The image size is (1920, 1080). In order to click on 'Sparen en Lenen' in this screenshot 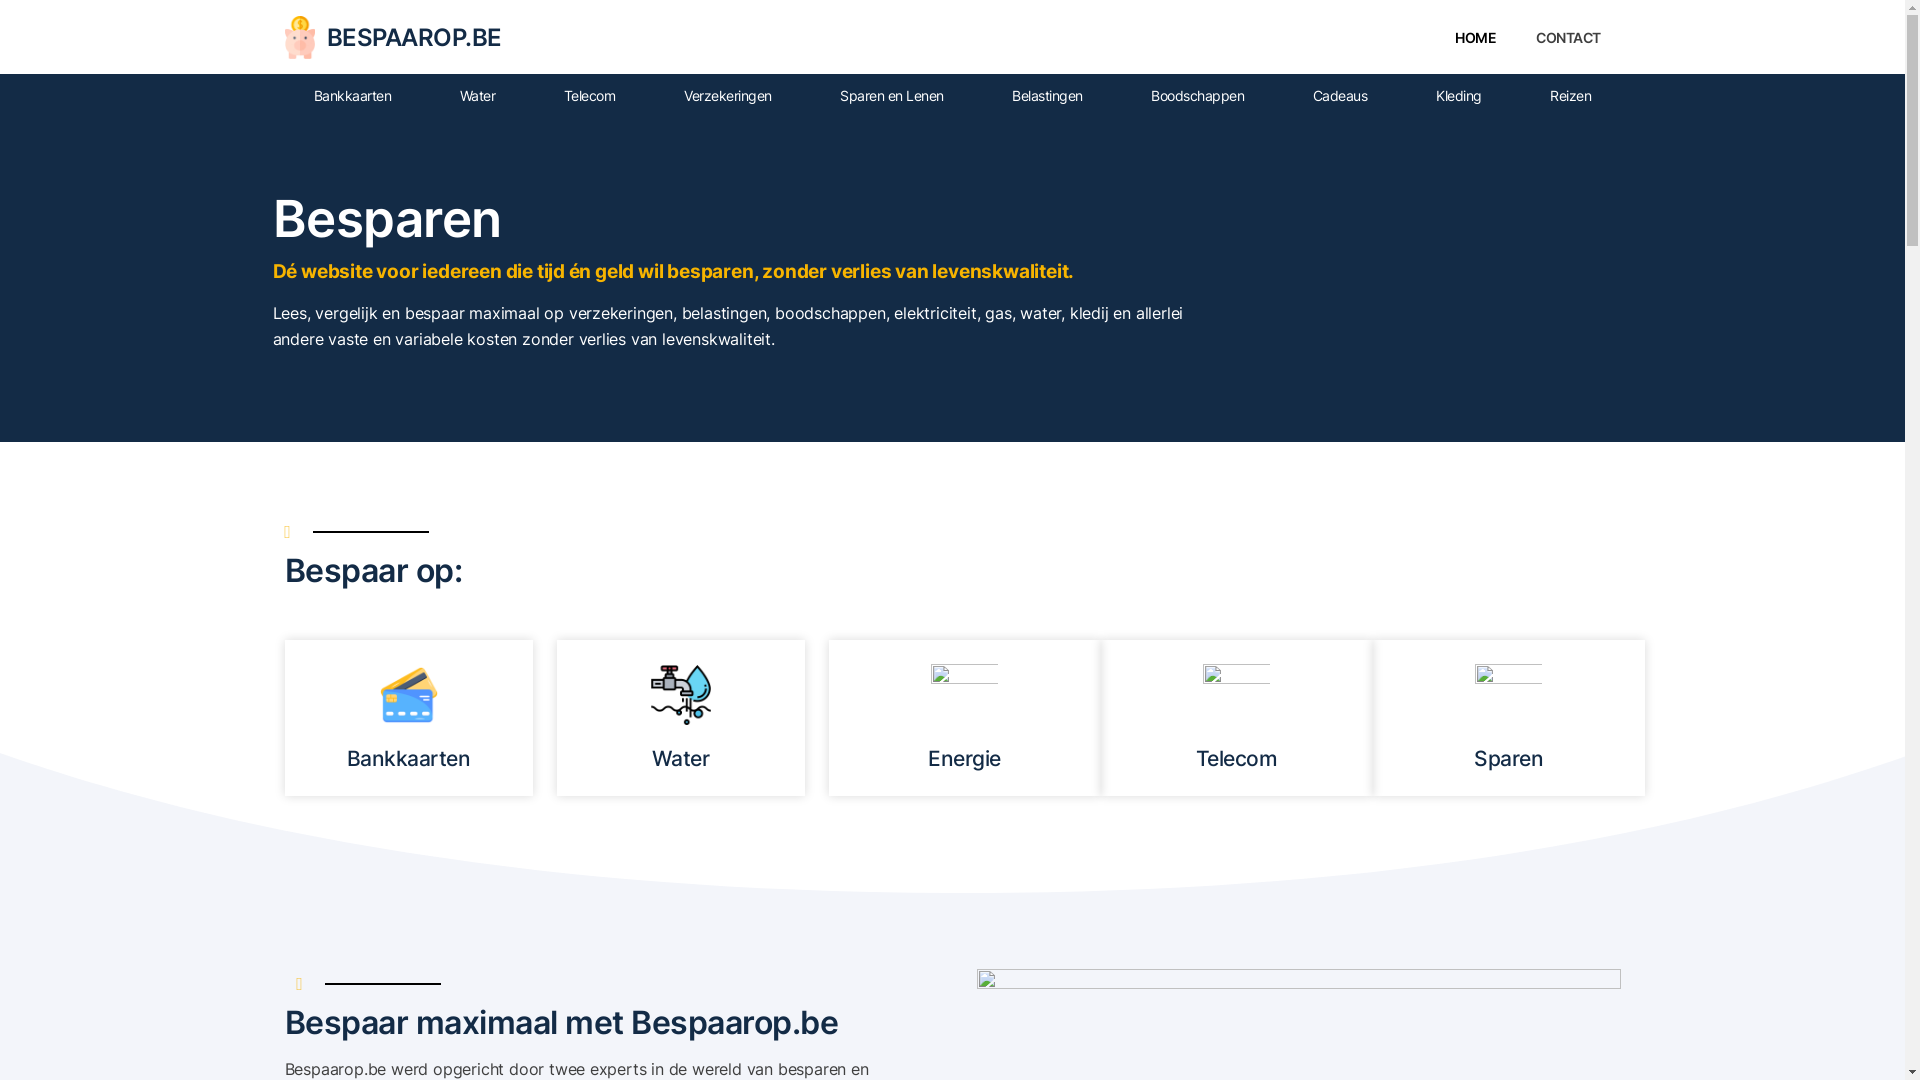, I will do `click(891, 96)`.